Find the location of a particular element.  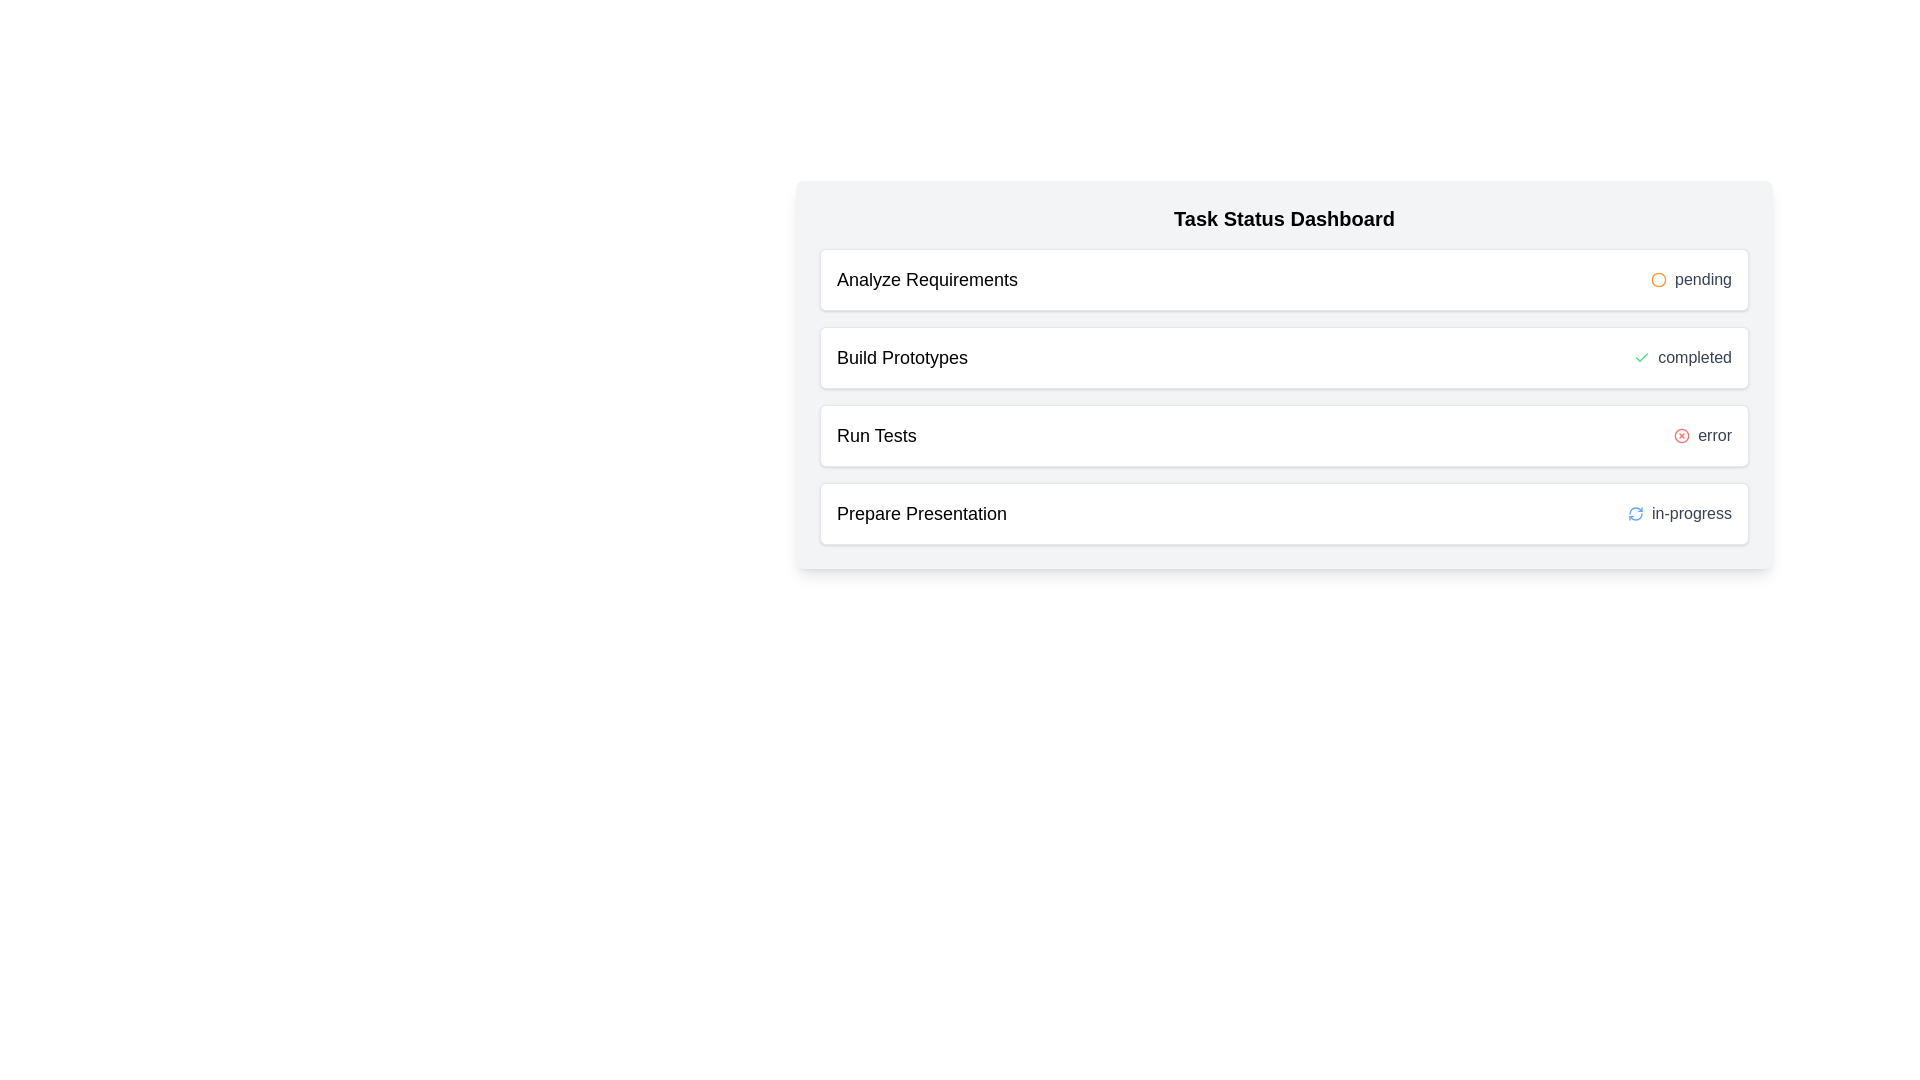

text of the Status indicator labeled 'in-progress' with a circular arrow icon, located in the bottom-right corner of the 'Prepare Presentation' card is located at coordinates (1680, 512).